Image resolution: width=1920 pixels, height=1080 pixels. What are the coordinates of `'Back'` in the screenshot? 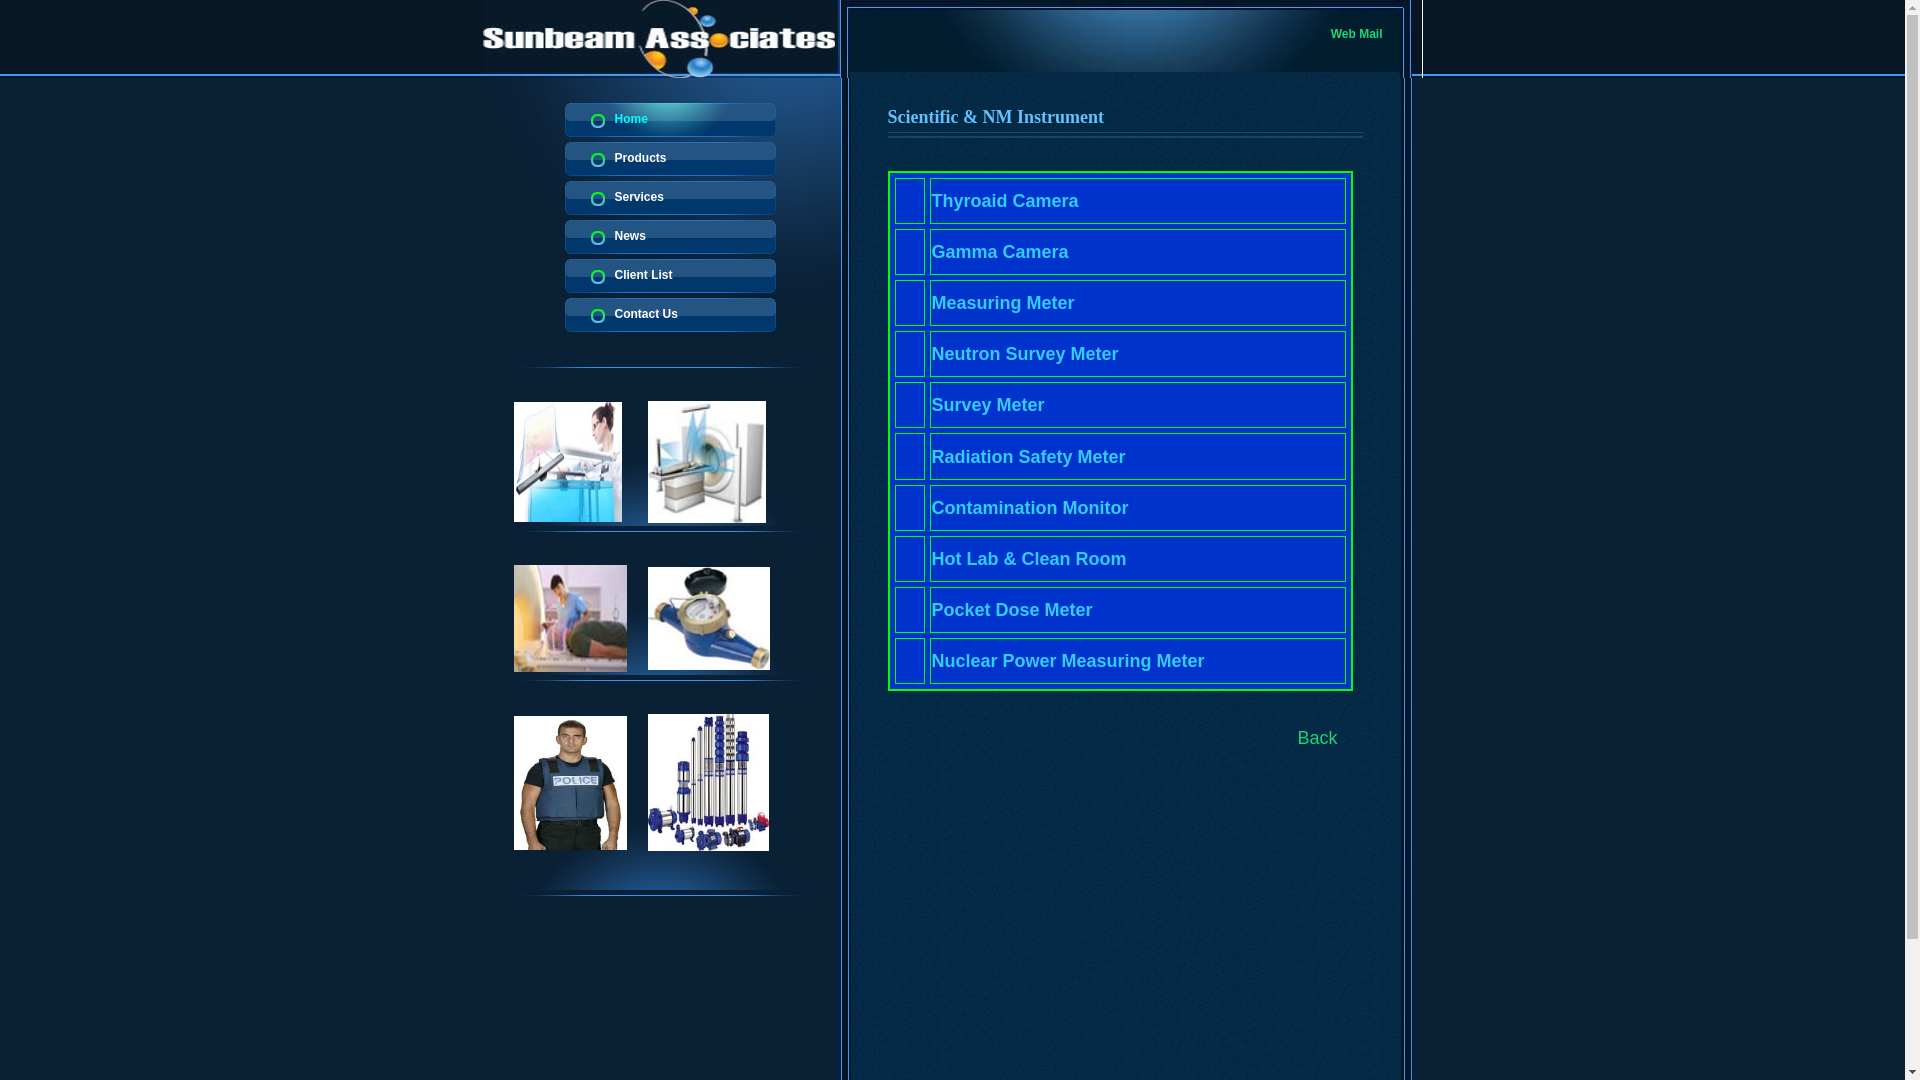 It's located at (1318, 737).